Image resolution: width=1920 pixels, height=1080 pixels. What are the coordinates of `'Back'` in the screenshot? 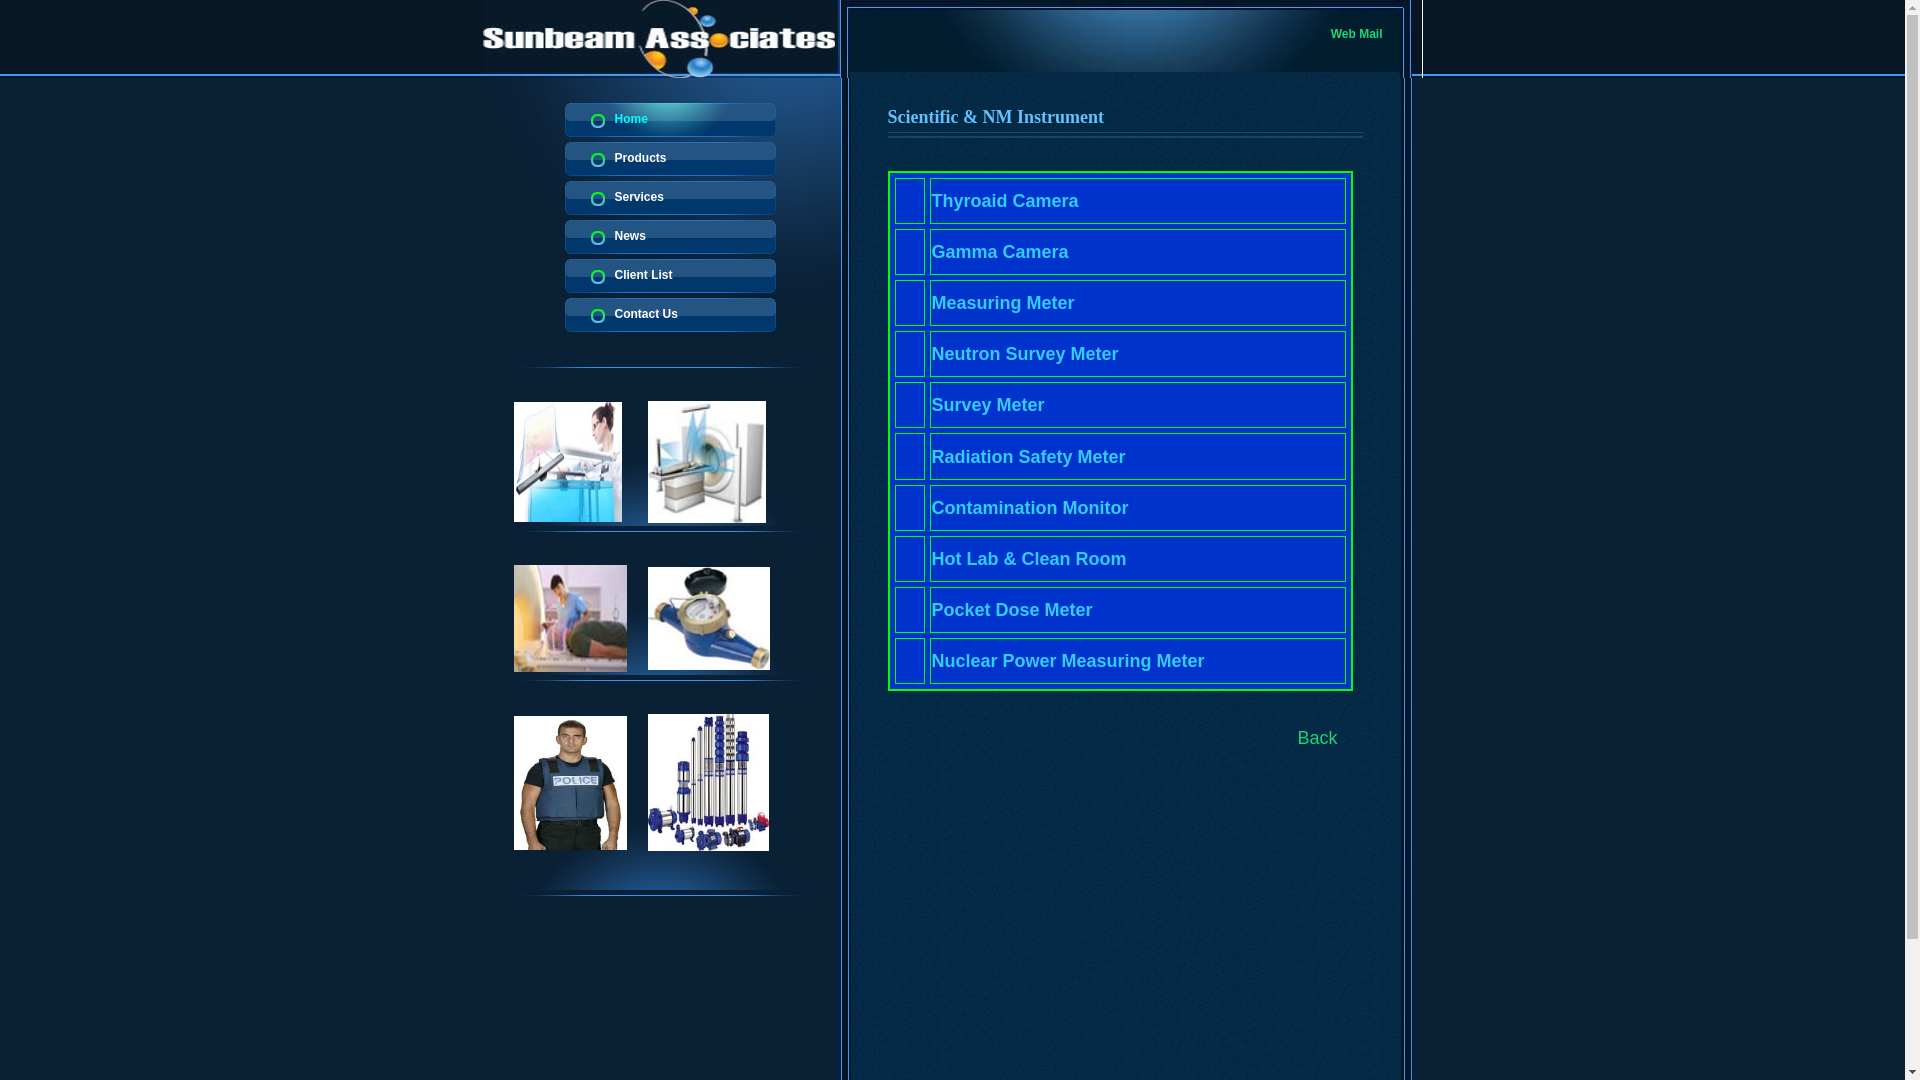 It's located at (1318, 737).